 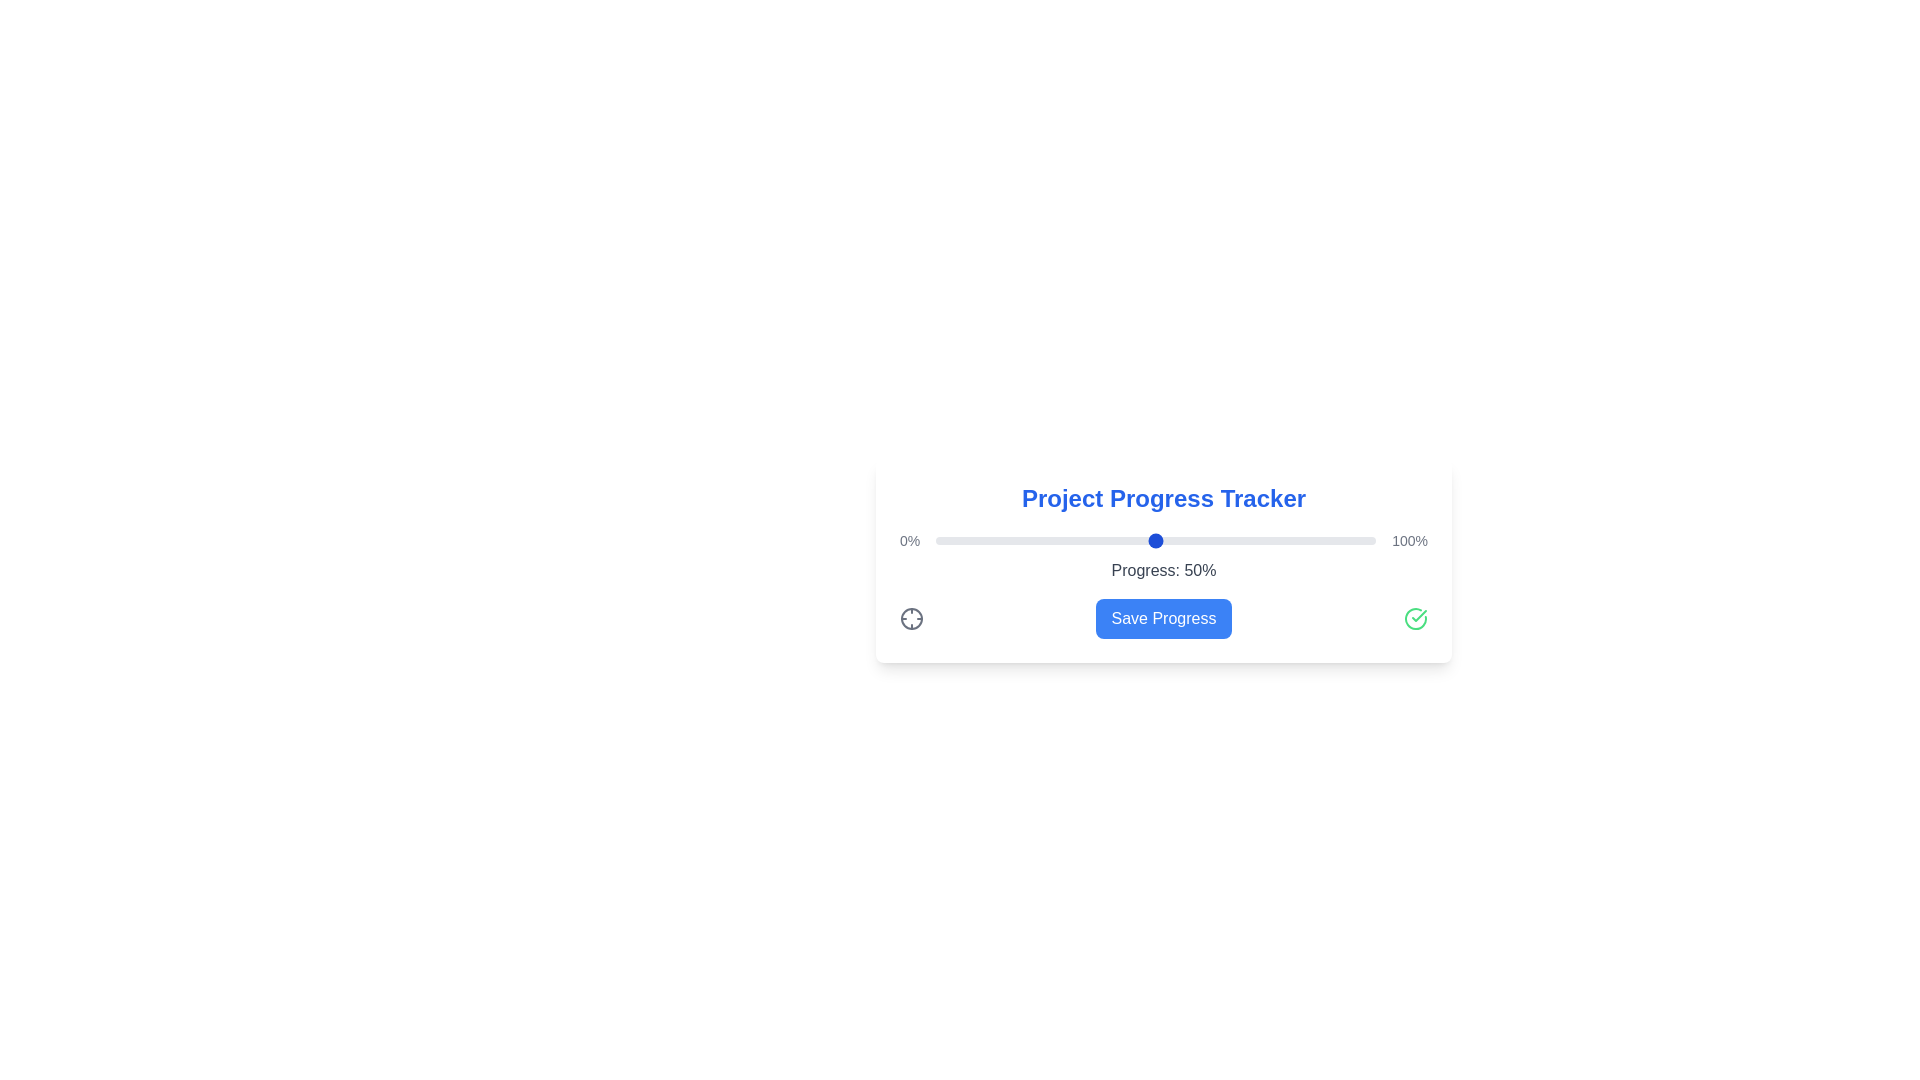 I want to click on the slider to set the progress value to 86, so click(x=1314, y=540).